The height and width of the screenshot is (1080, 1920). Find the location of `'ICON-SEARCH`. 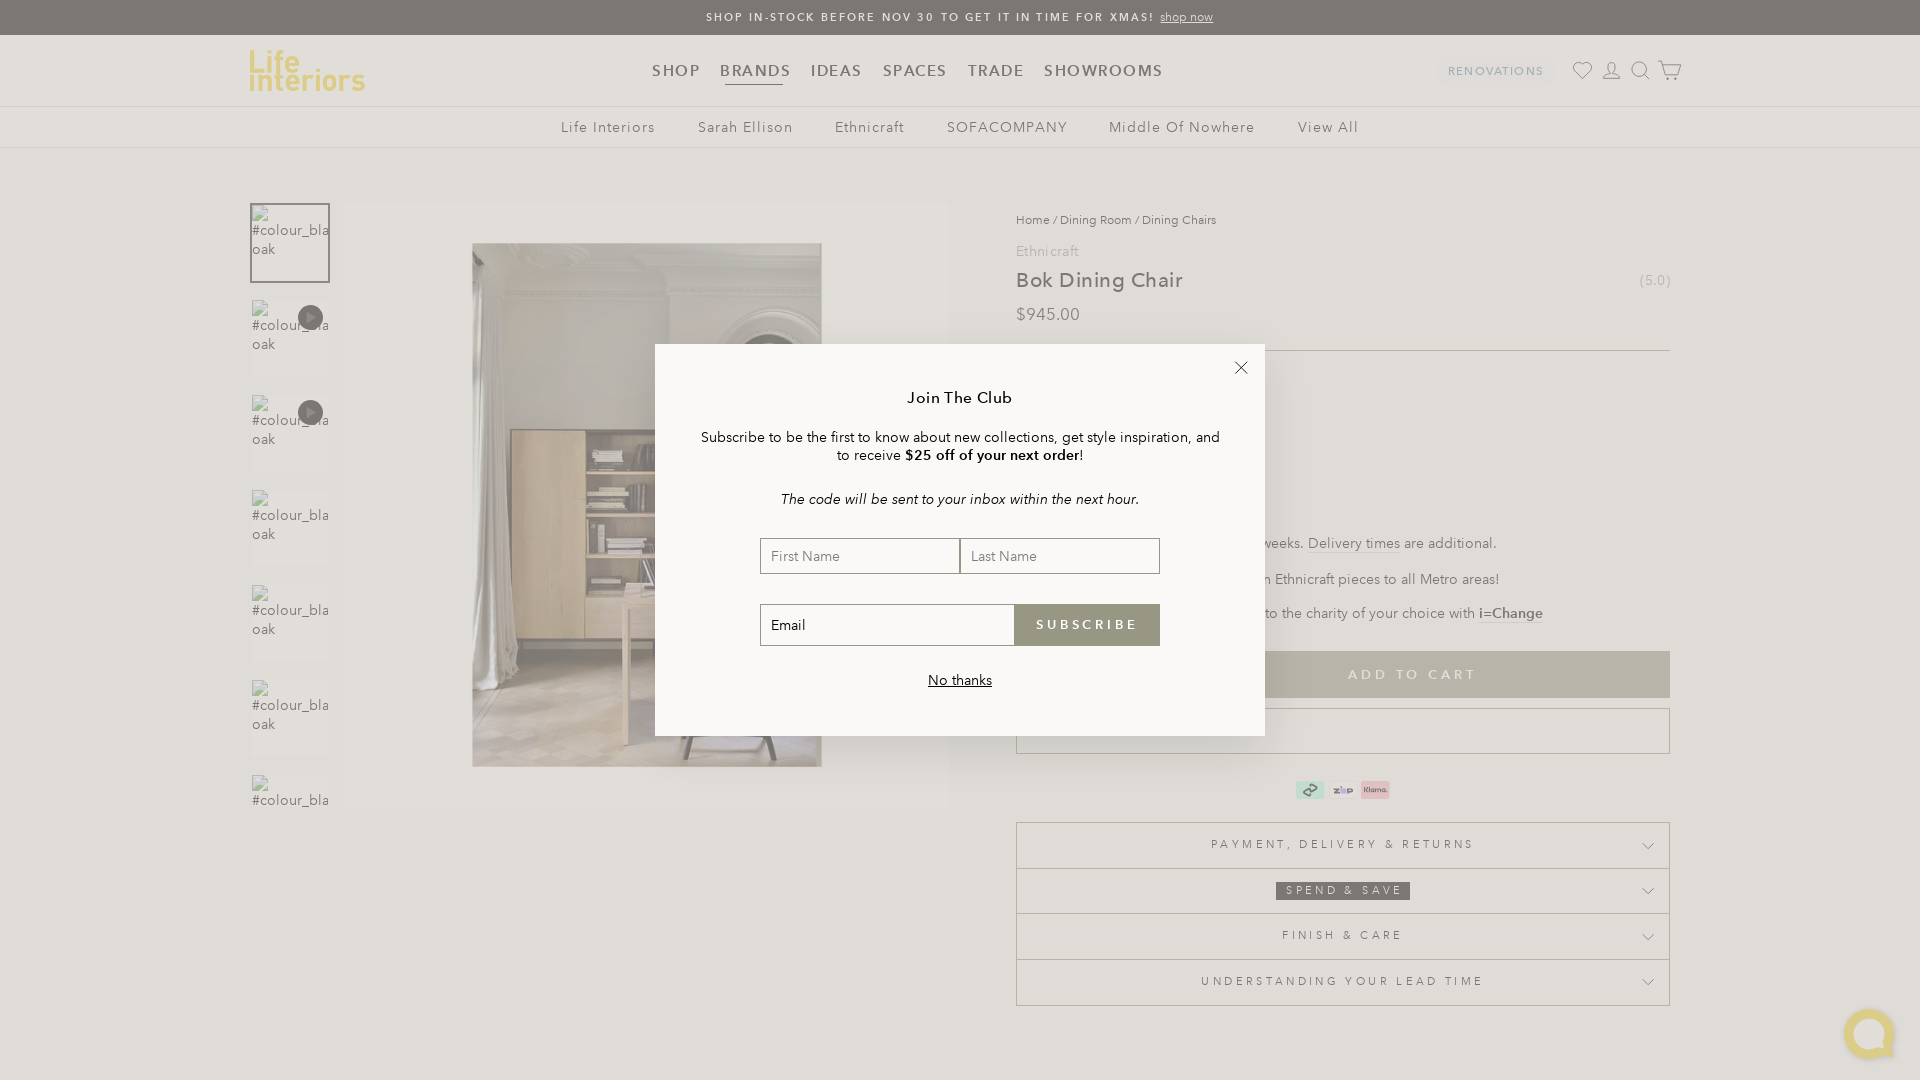

'ICON-SEARCH is located at coordinates (1640, 69).